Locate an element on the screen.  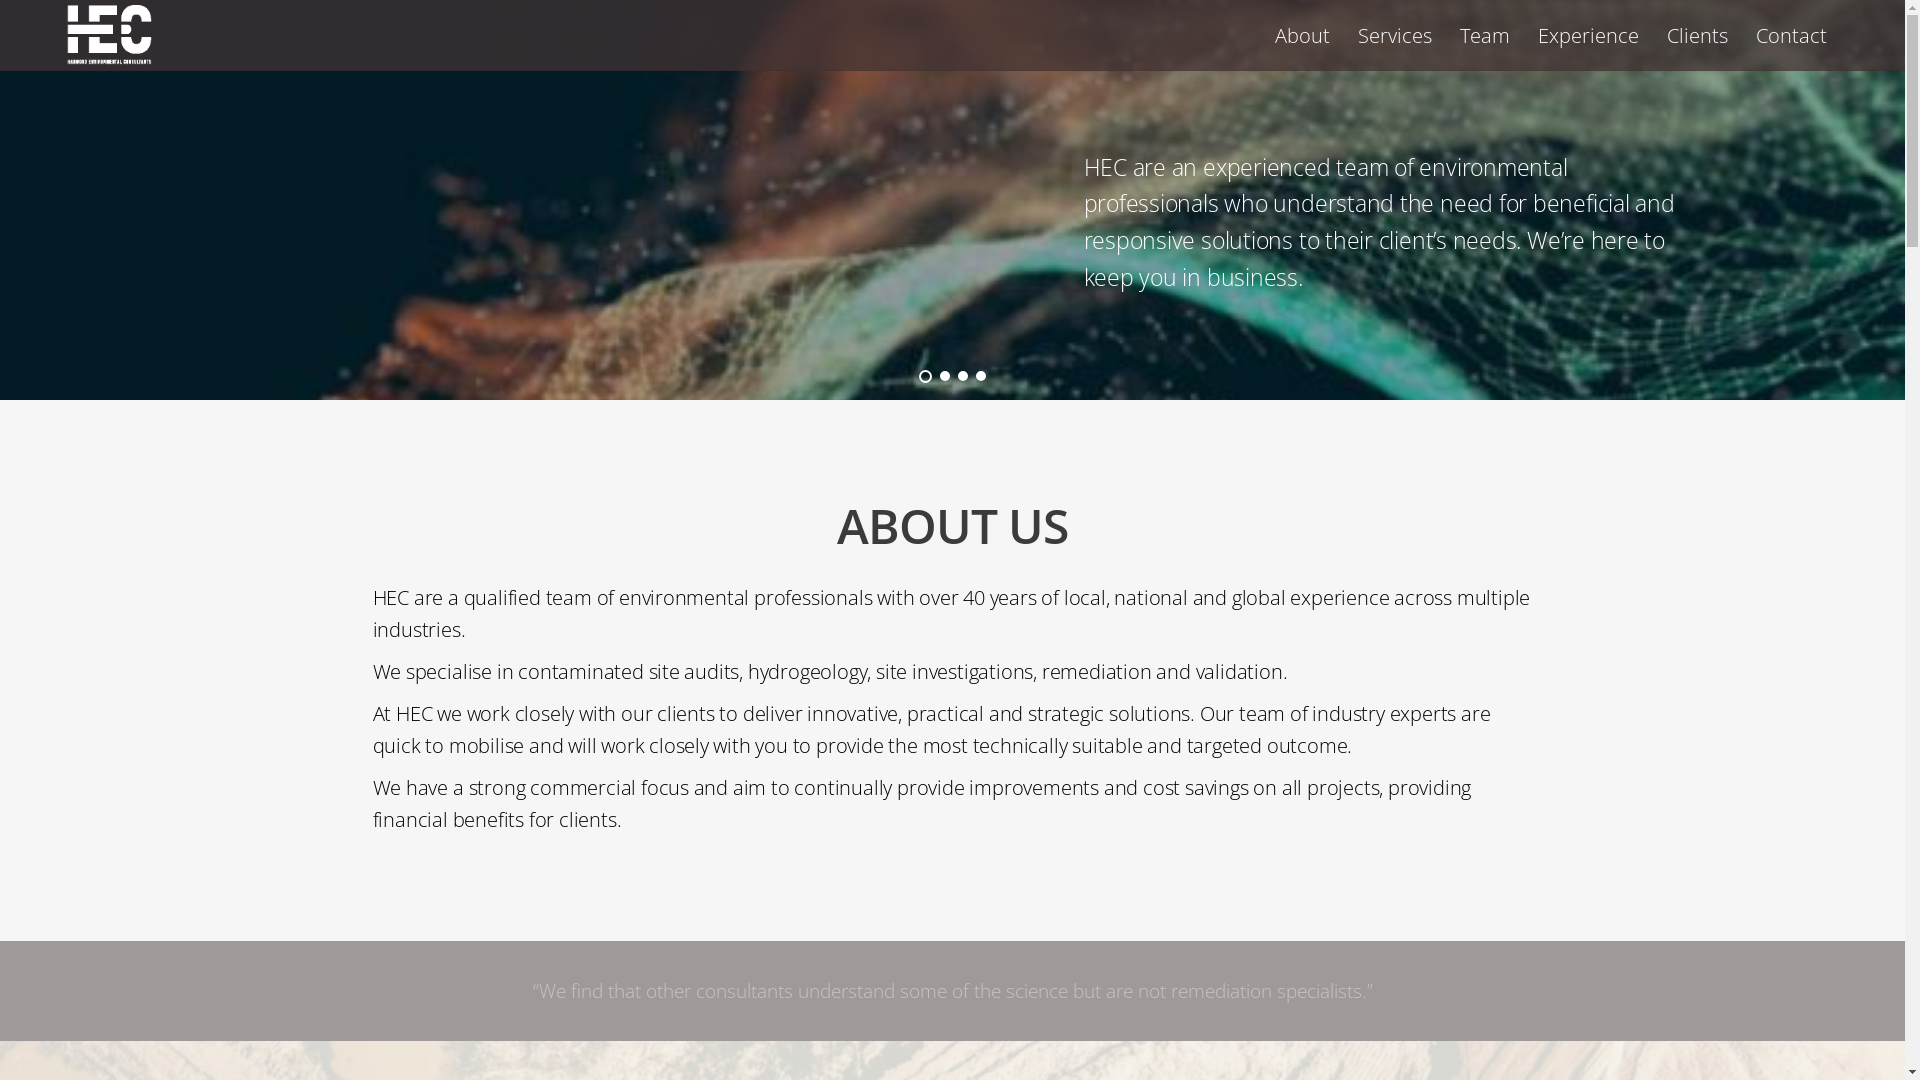
'Contact' is located at coordinates (1791, 35).